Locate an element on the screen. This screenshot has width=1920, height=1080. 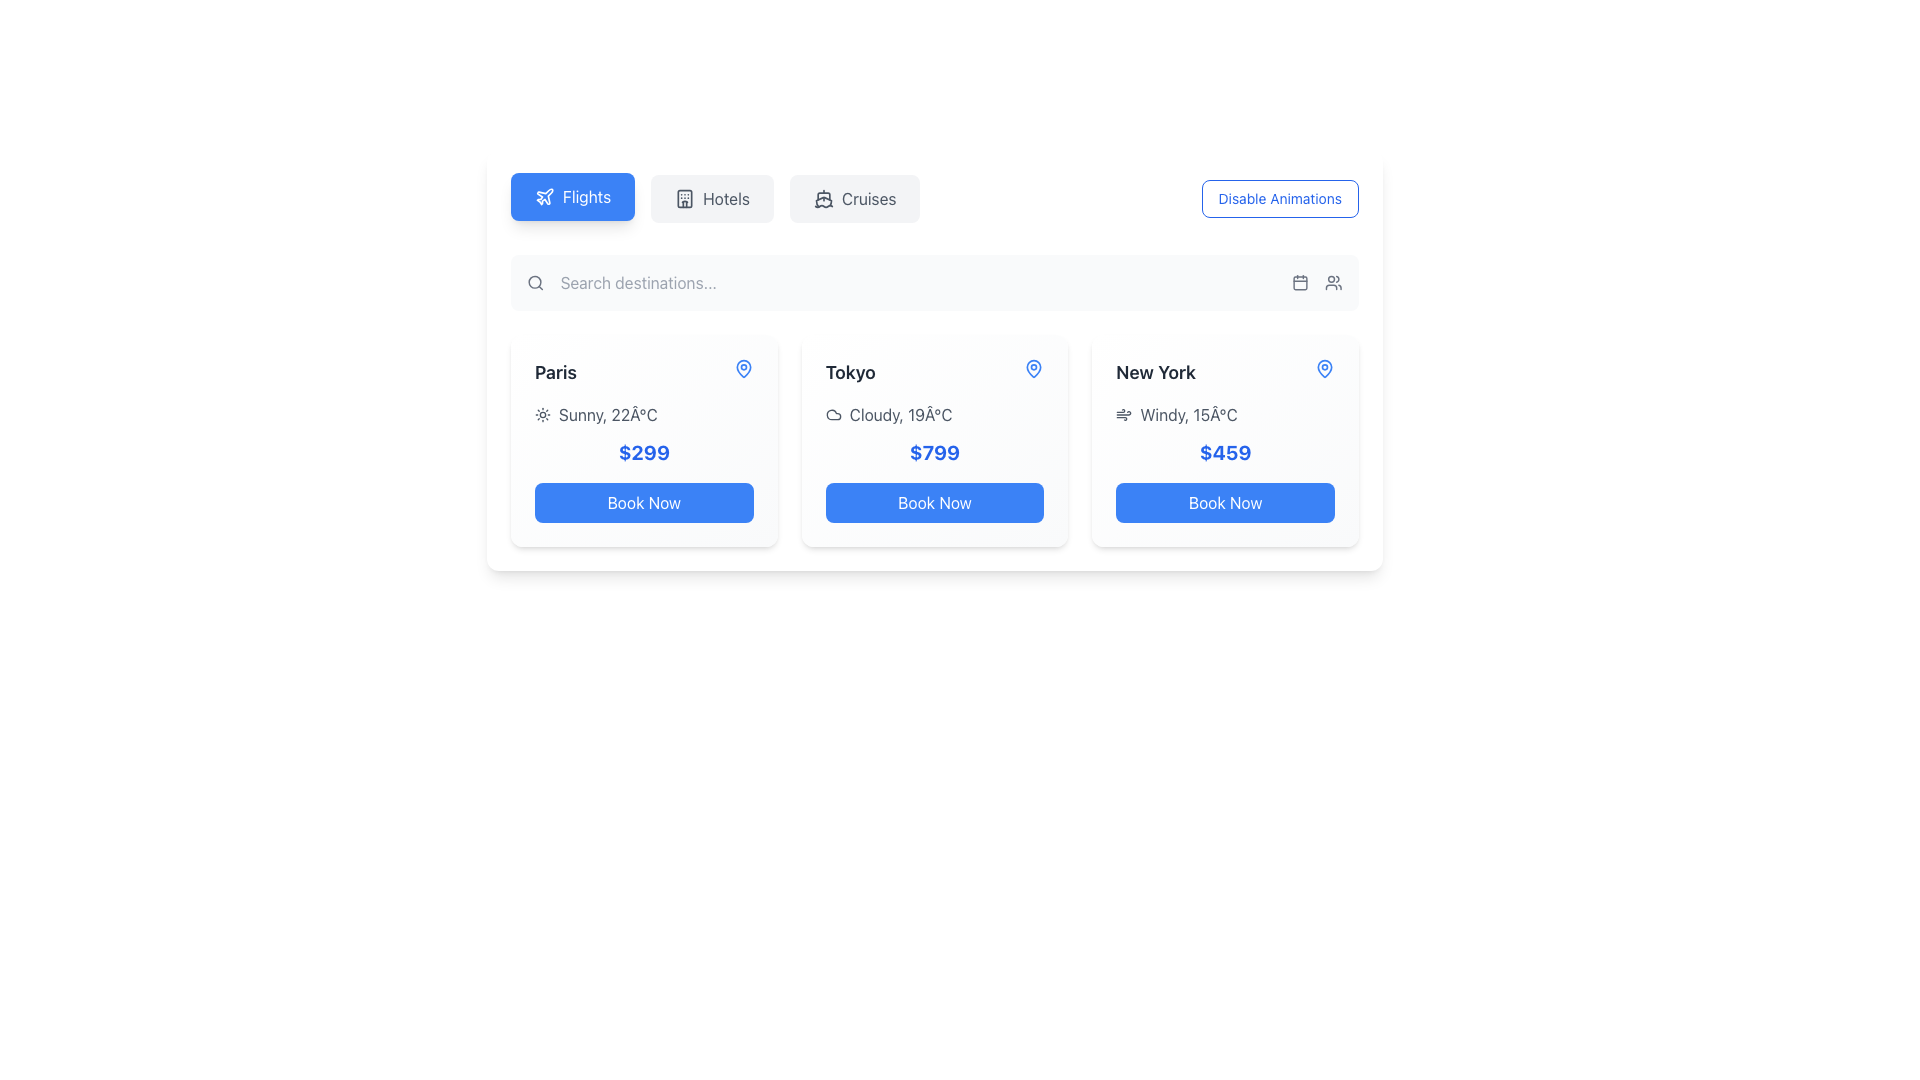
the text label element reading 'Cruises', which is styled in a capitalized font and muted gray color, located in the horizontal navigation menu is located at coordinates (869, 199).